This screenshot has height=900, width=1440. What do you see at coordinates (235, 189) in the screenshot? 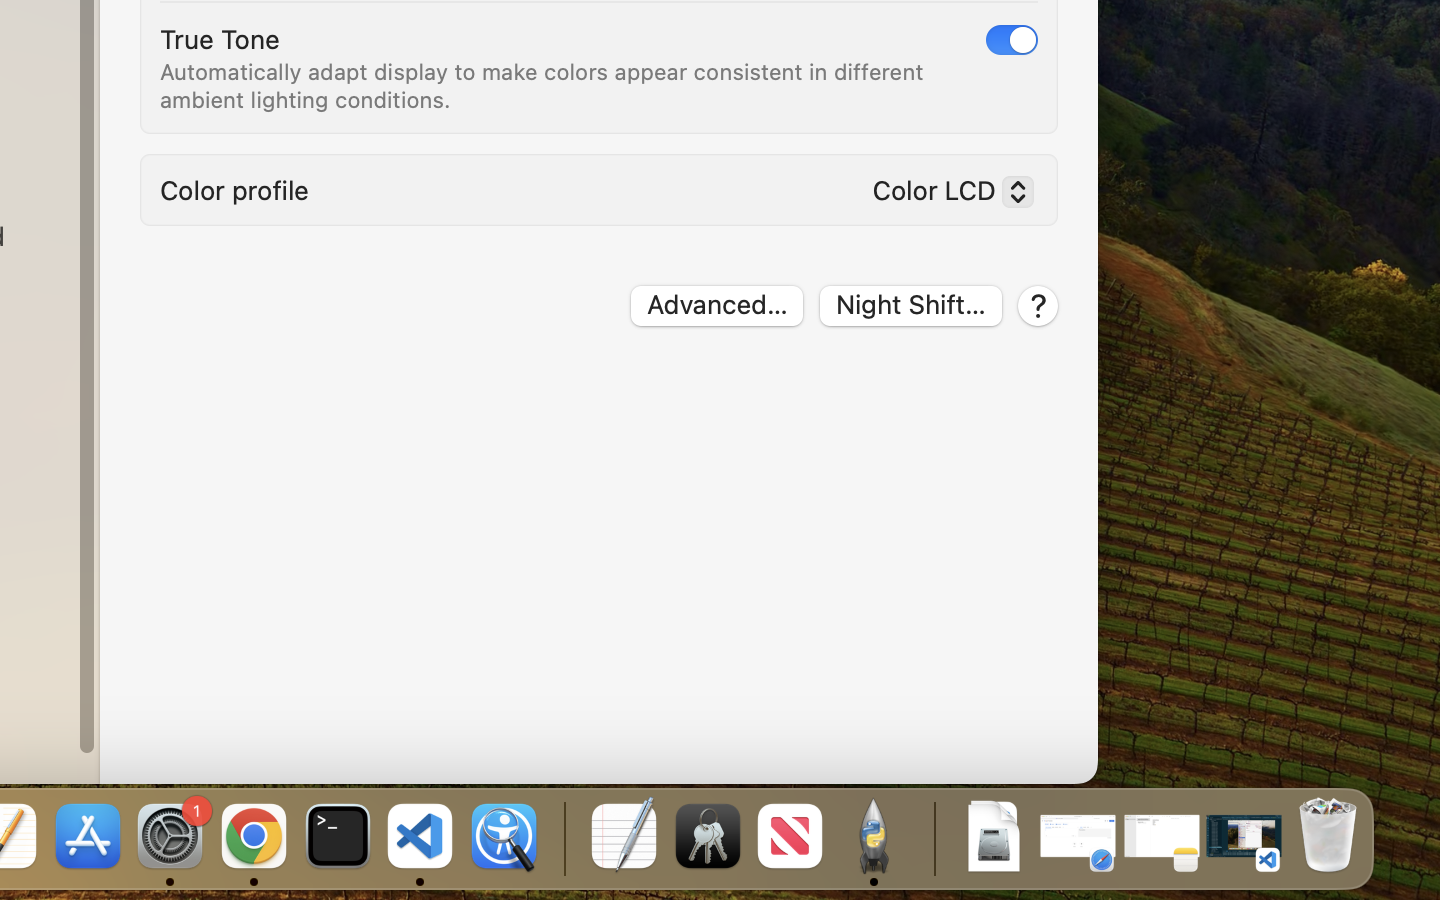
I see `'Color profile'` at bounding box center [235, 189].